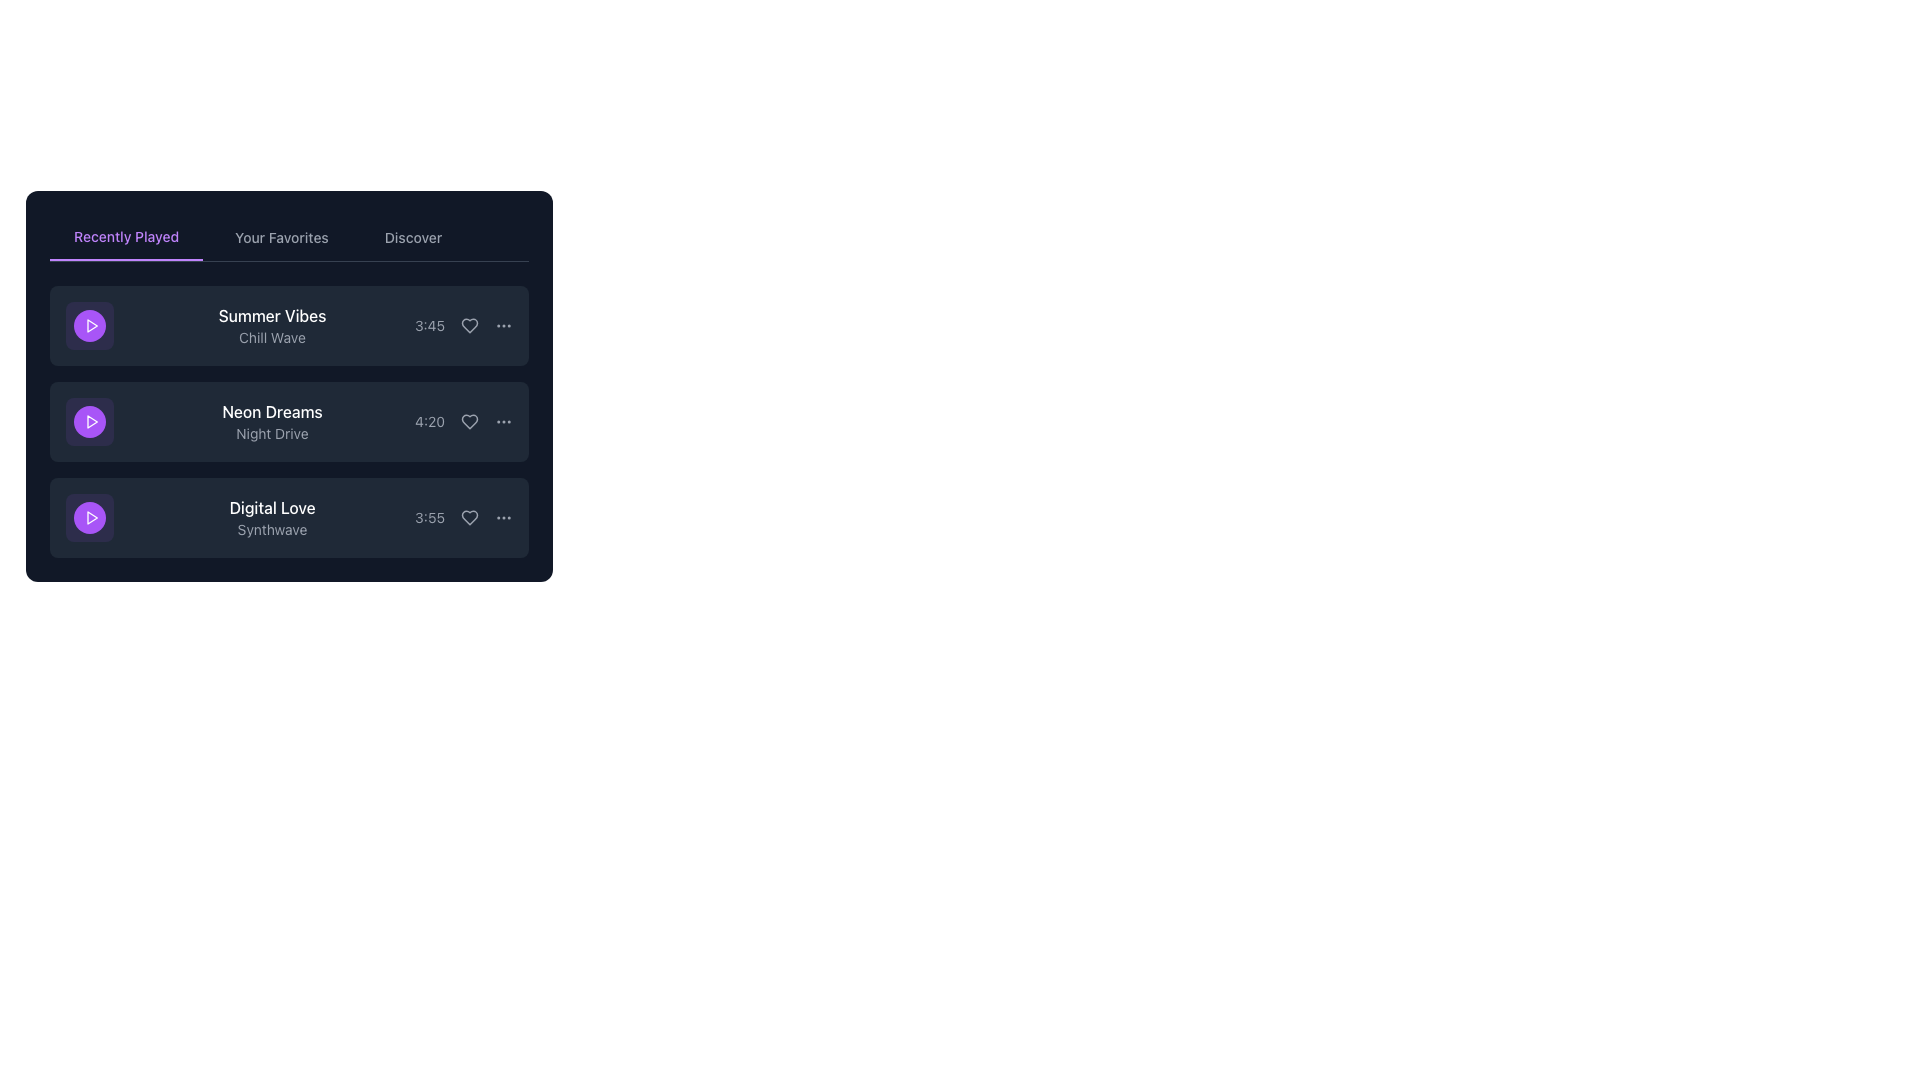  I want to click on the 'Discover' navigation button located at the top-right corner of the navigation bar to change its color, so click(412, 237).